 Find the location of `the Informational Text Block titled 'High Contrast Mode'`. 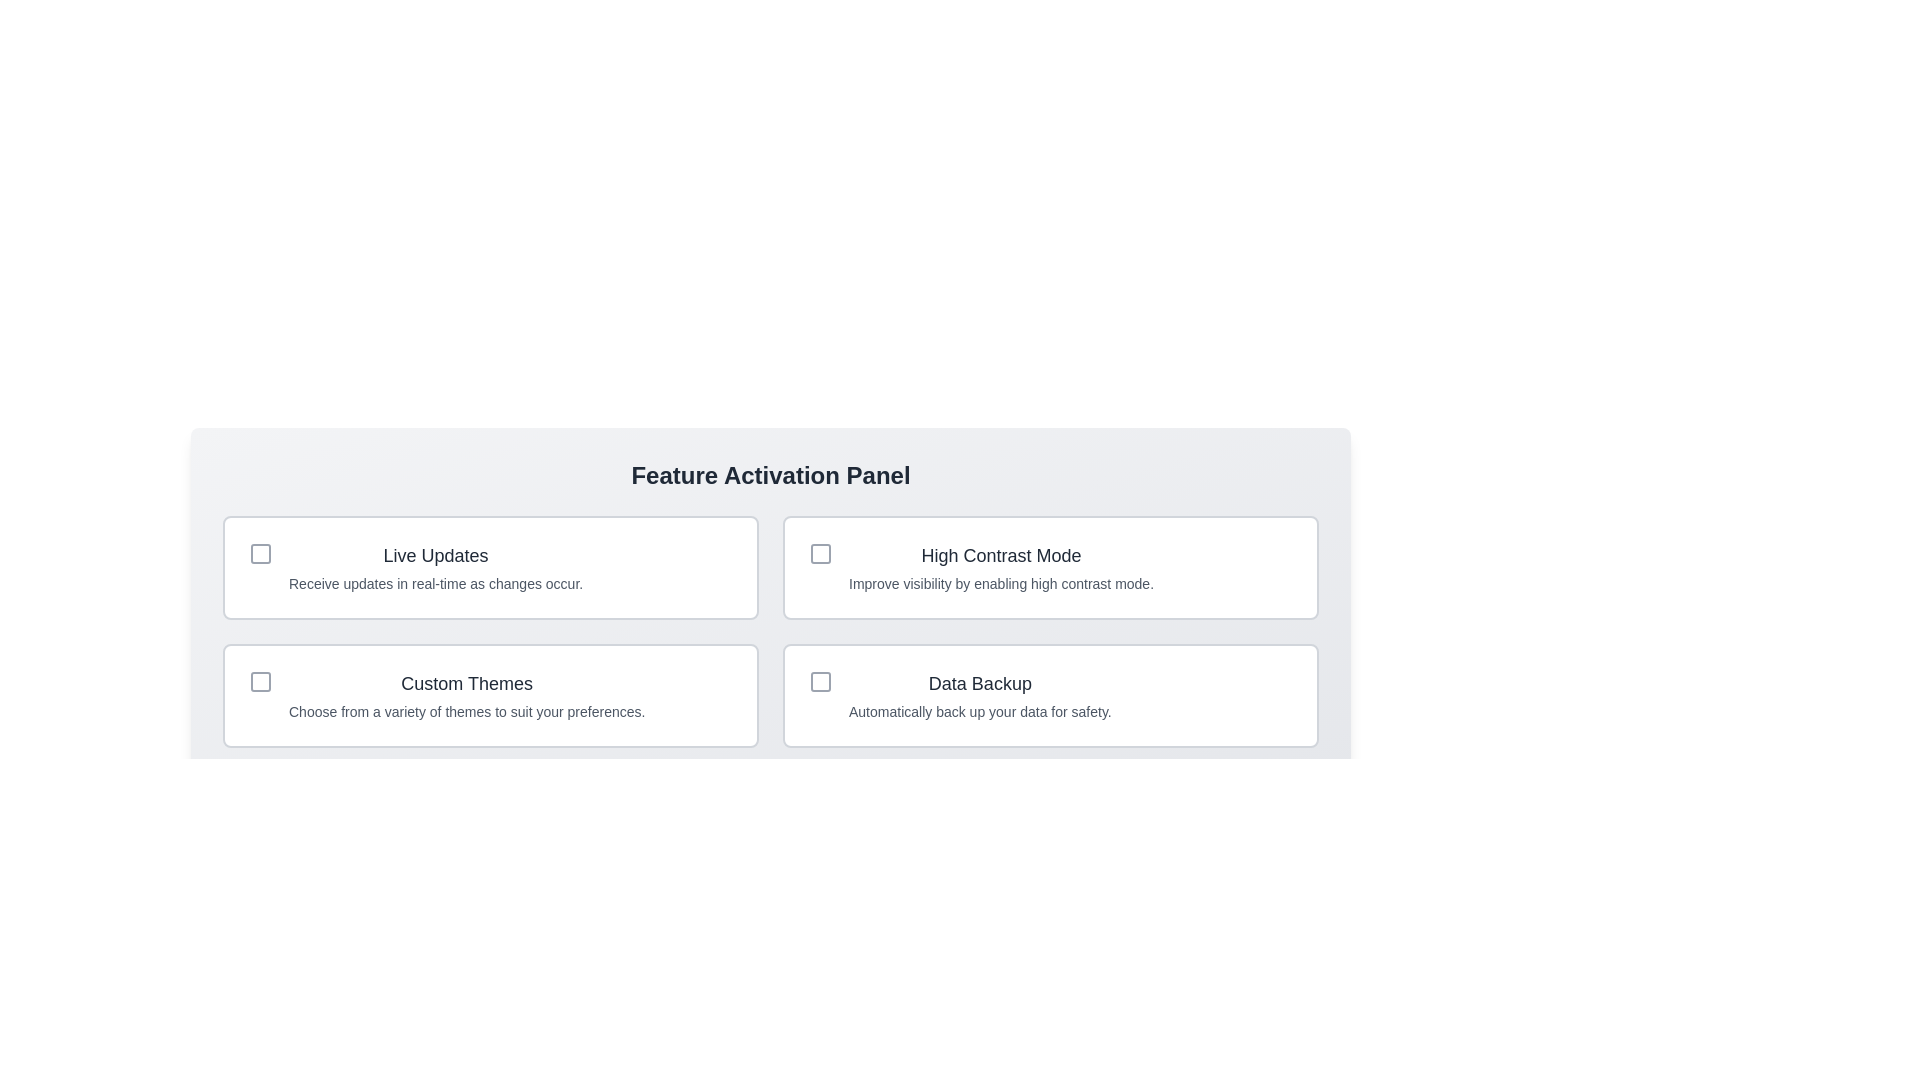

the Informational Text Block titled 'High Contrast Mode' is located at coordinates (1001, 567).